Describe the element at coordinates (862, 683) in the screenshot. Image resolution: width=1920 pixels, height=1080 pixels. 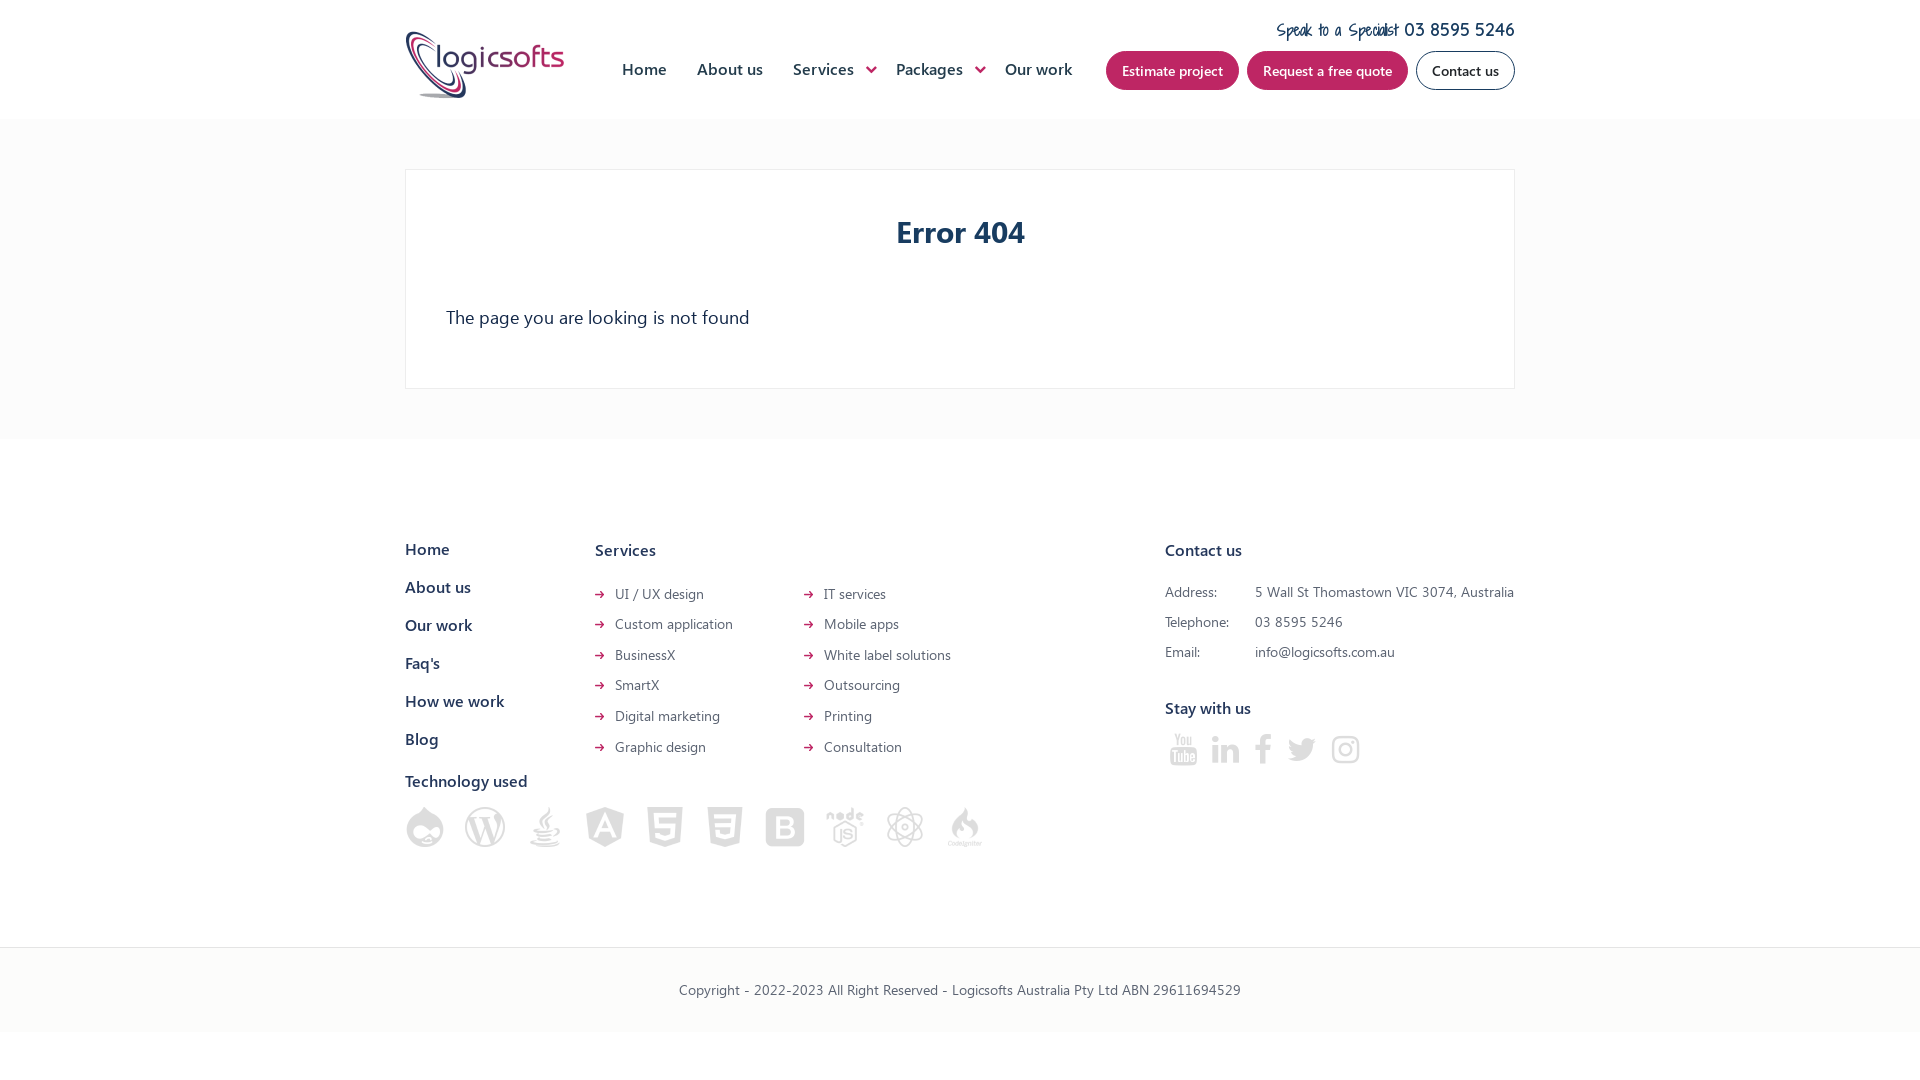
I see `'Outsourcing'` at that location.